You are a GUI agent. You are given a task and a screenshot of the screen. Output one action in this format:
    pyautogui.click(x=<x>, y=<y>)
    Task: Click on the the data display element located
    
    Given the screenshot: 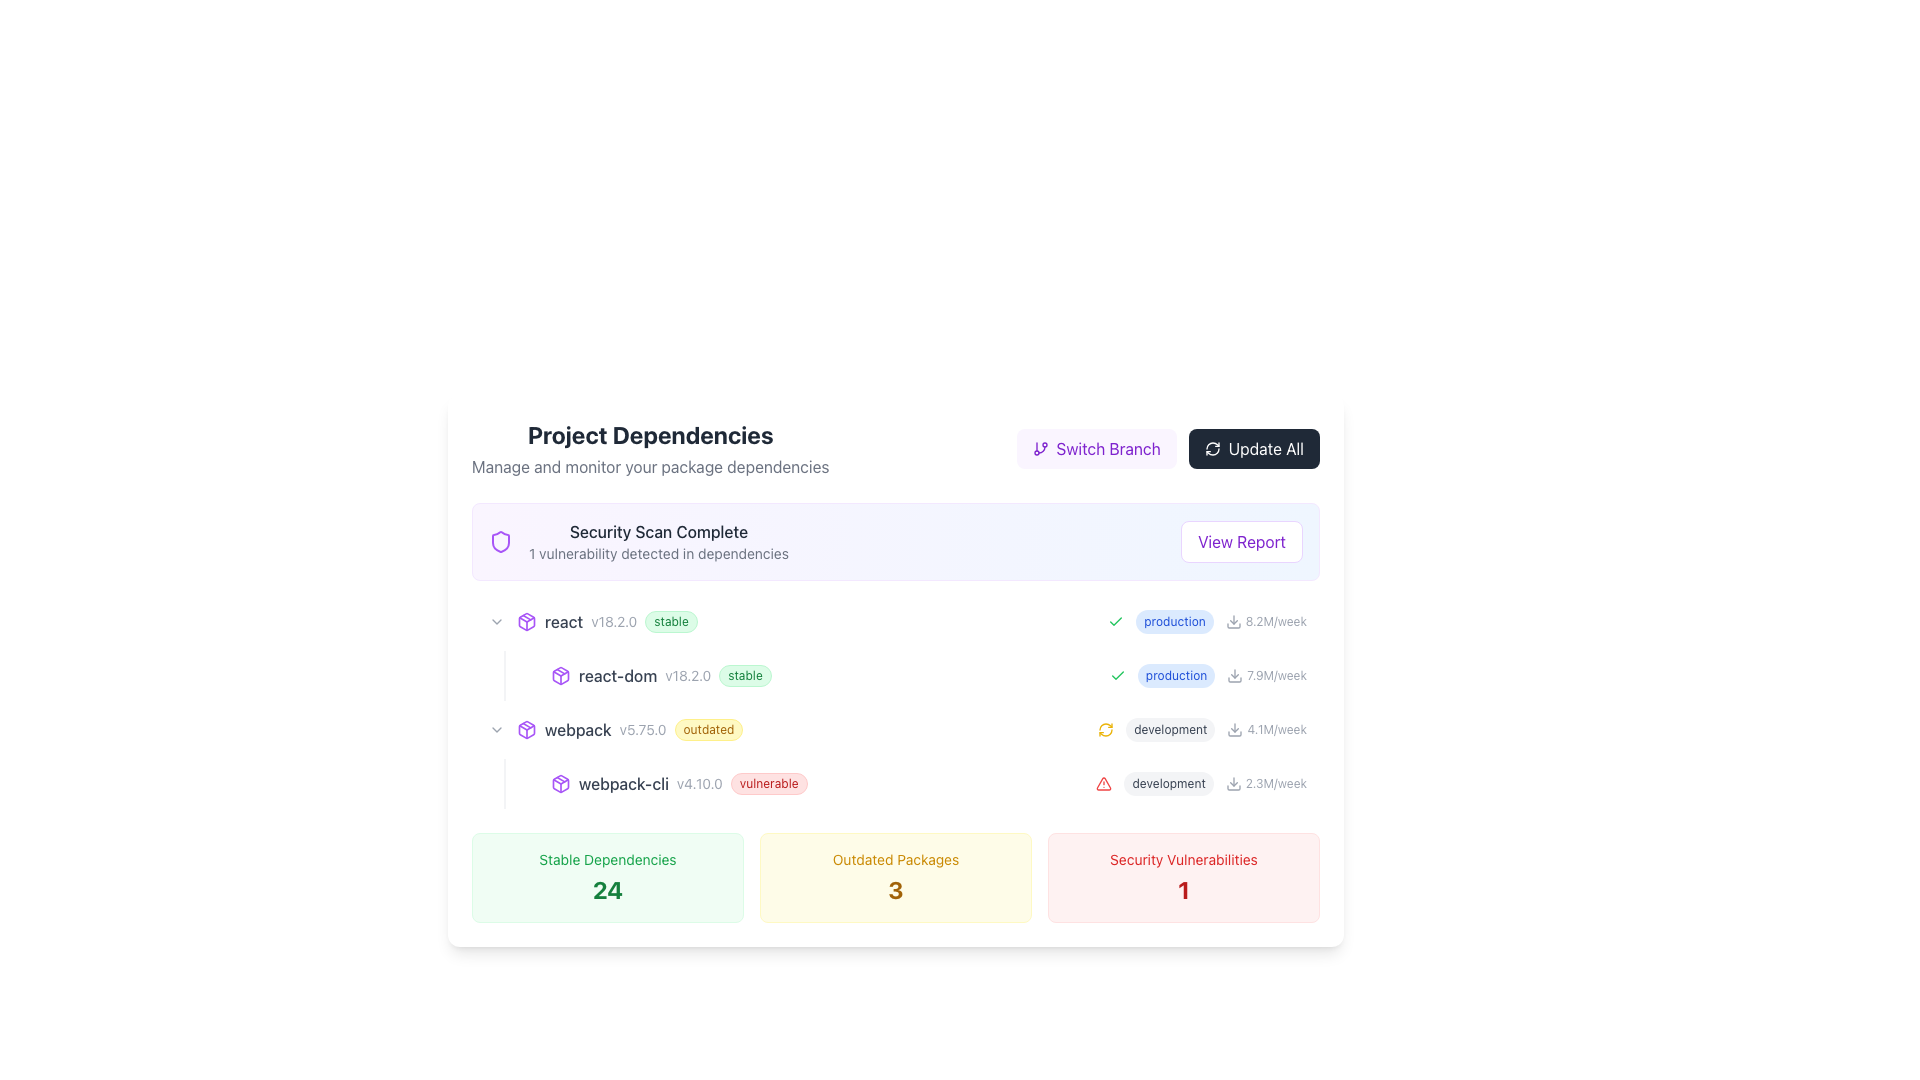 What is the action you would take?
    pyautogui.click(x=1265, y=620)
    